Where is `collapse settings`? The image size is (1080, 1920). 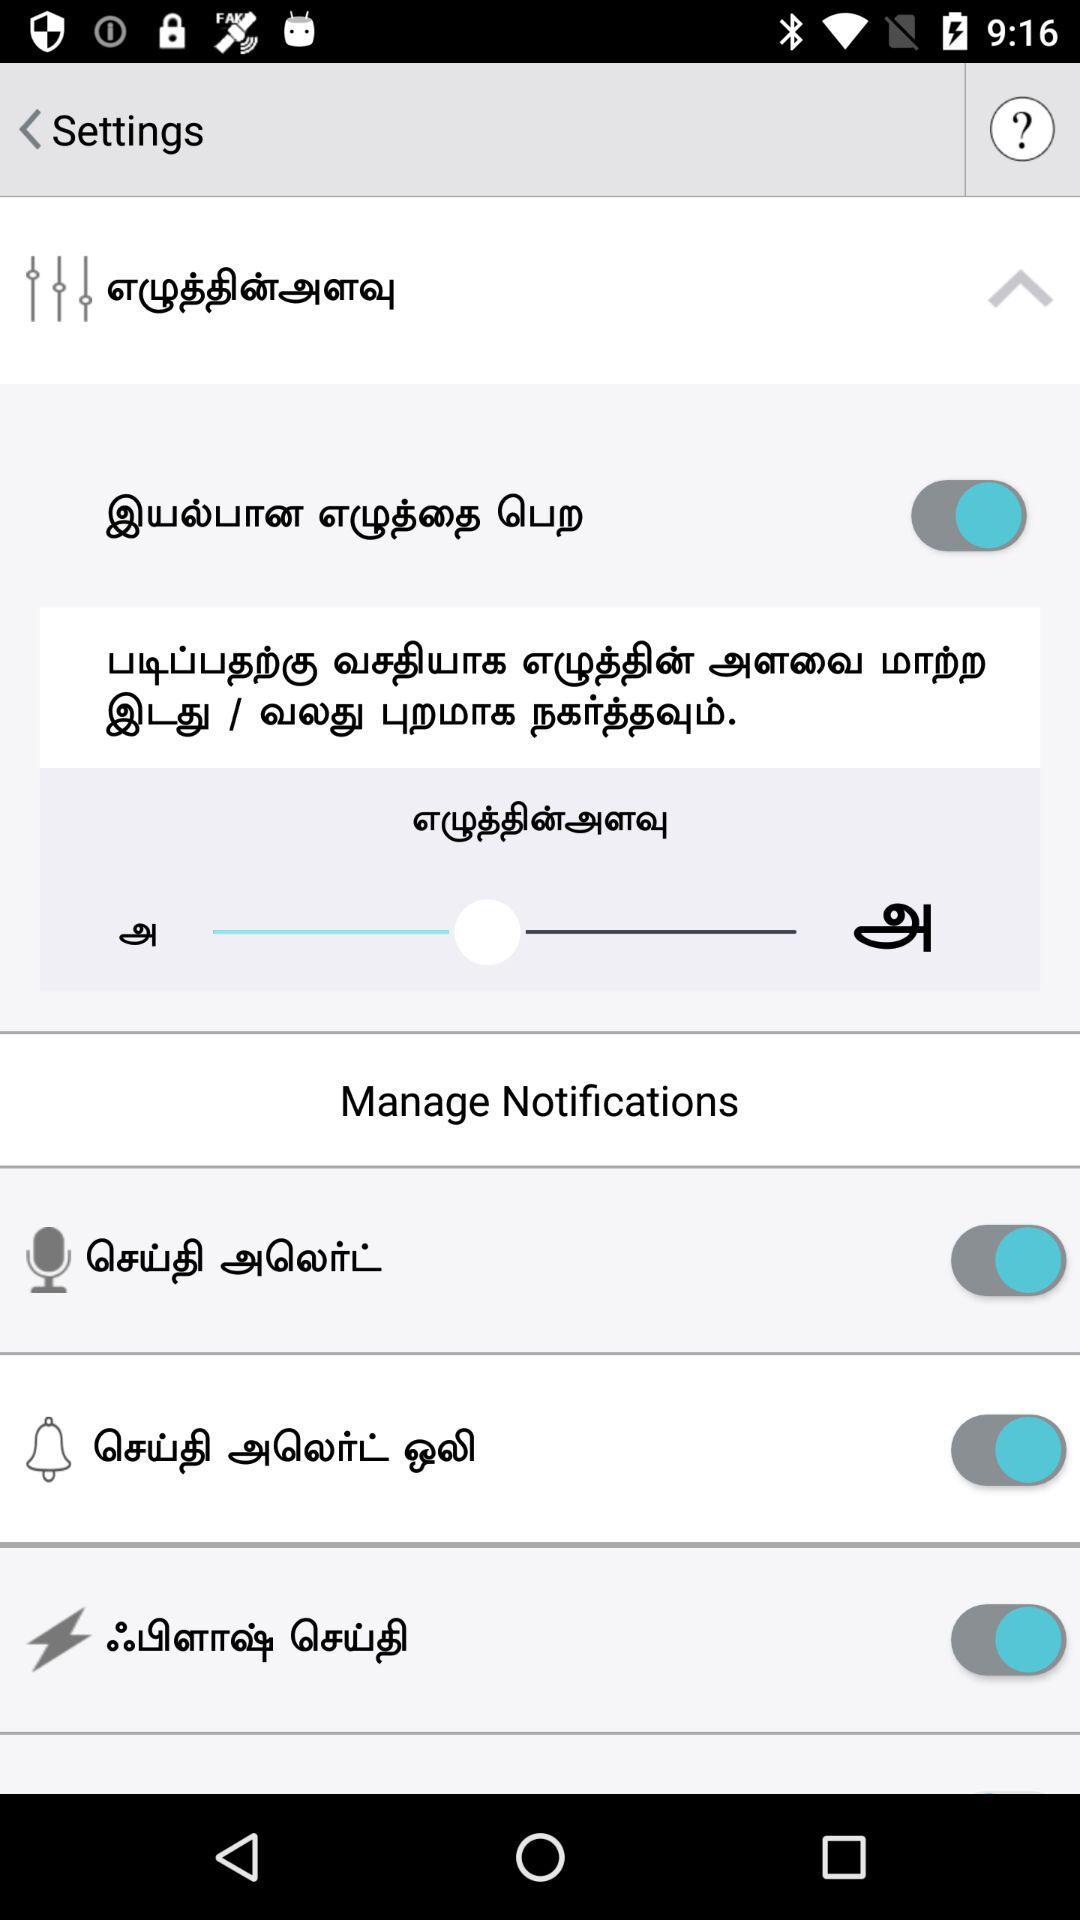 collapse settings is located at coordinates (1020, 288).